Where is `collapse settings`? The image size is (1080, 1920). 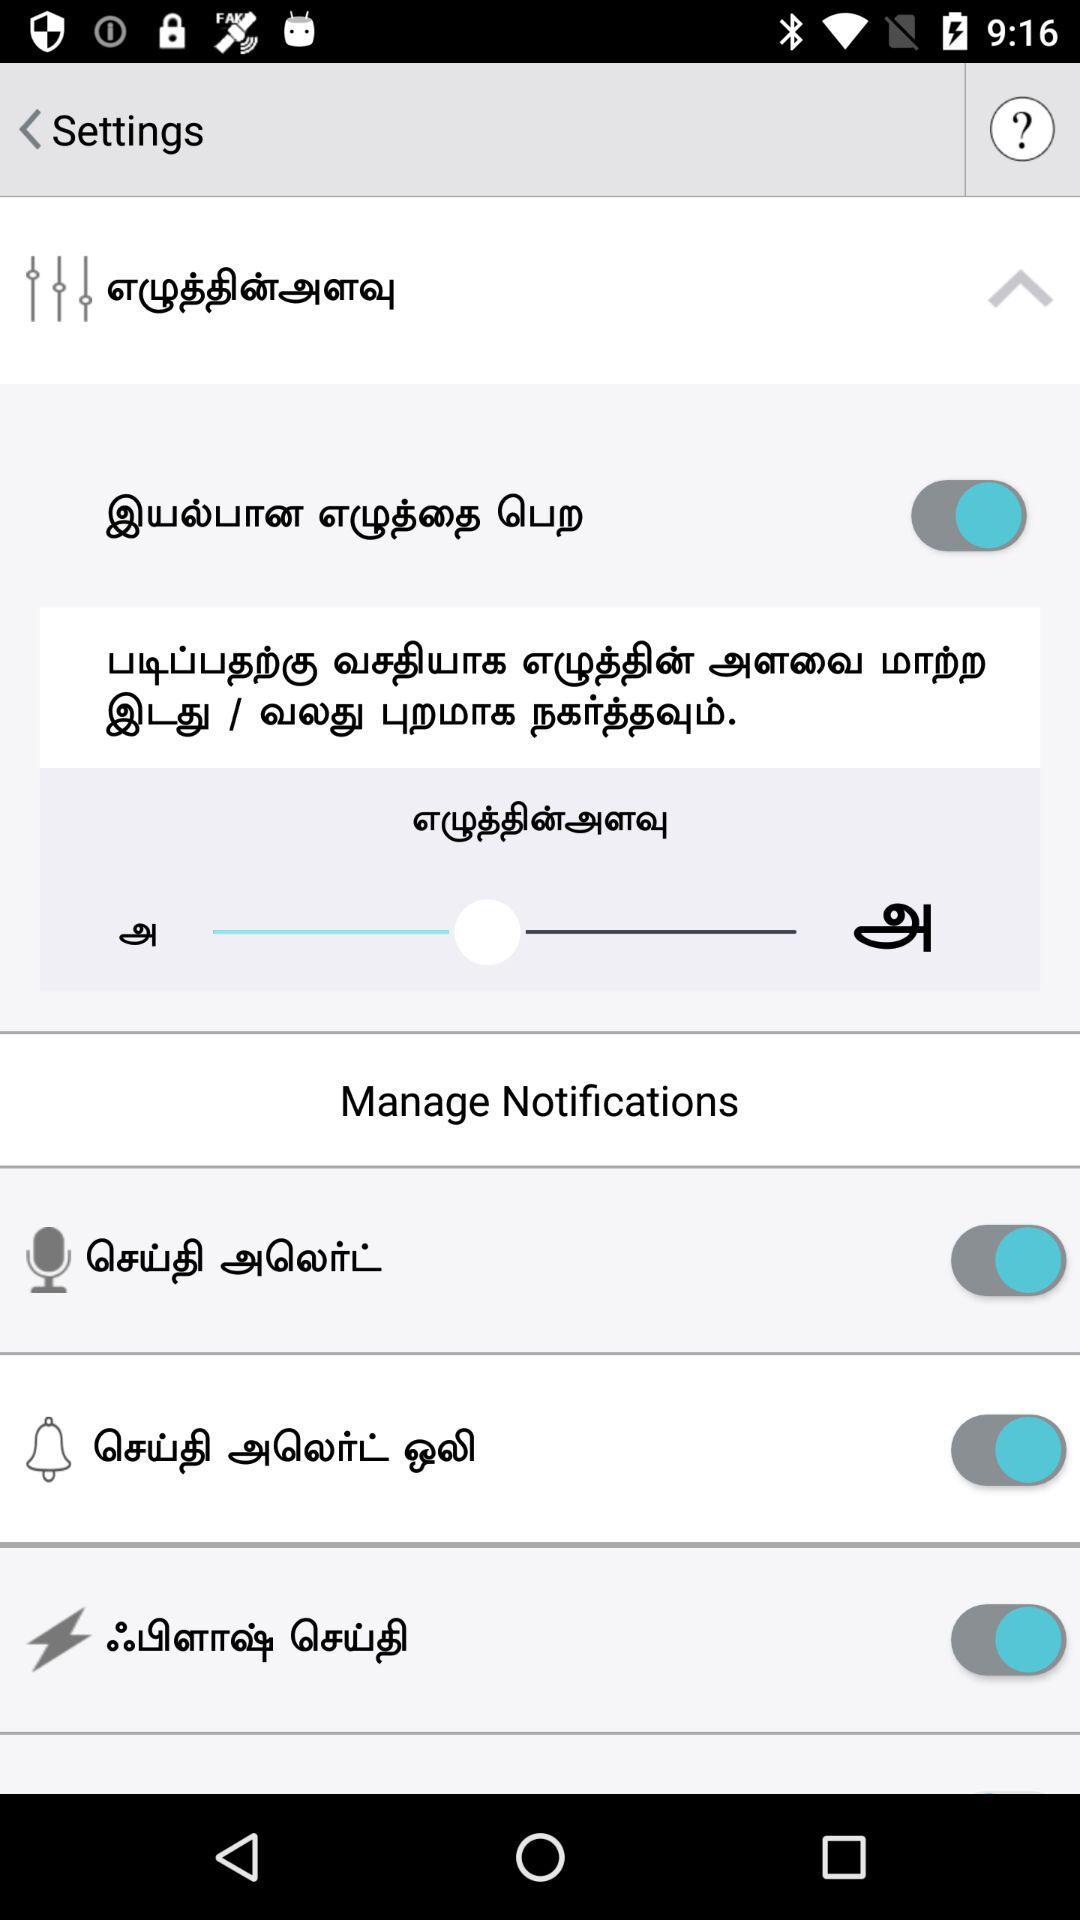 collapse settings is located at coordinates (1020, 288).